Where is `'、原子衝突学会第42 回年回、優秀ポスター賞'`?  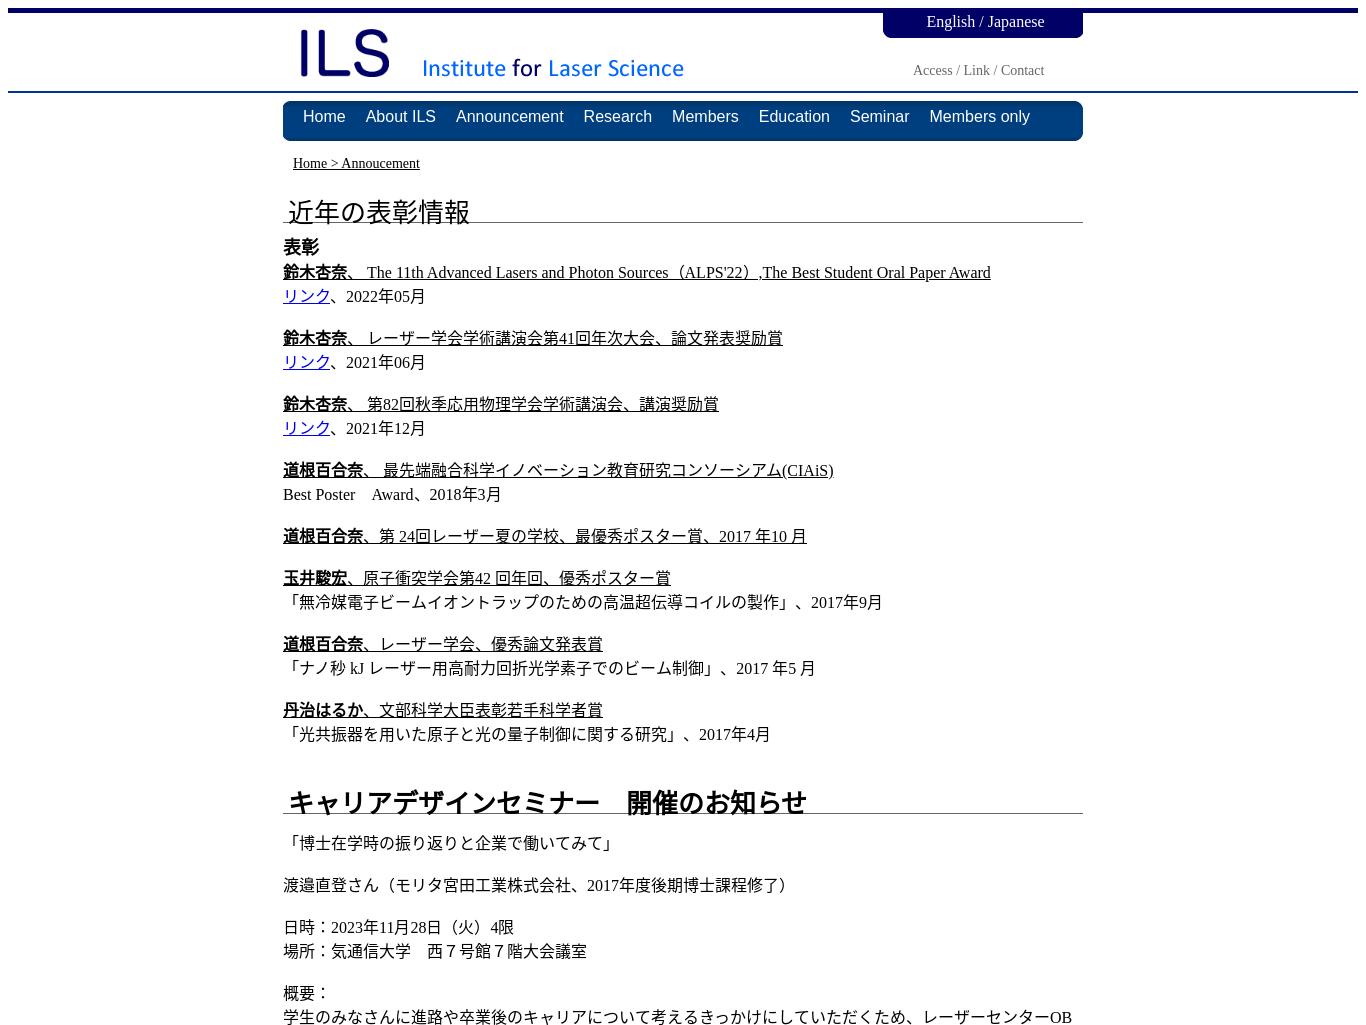
'、原子衝突学会第42 回年回、優秀ポスター賞' is located at coordinates (508, 578).